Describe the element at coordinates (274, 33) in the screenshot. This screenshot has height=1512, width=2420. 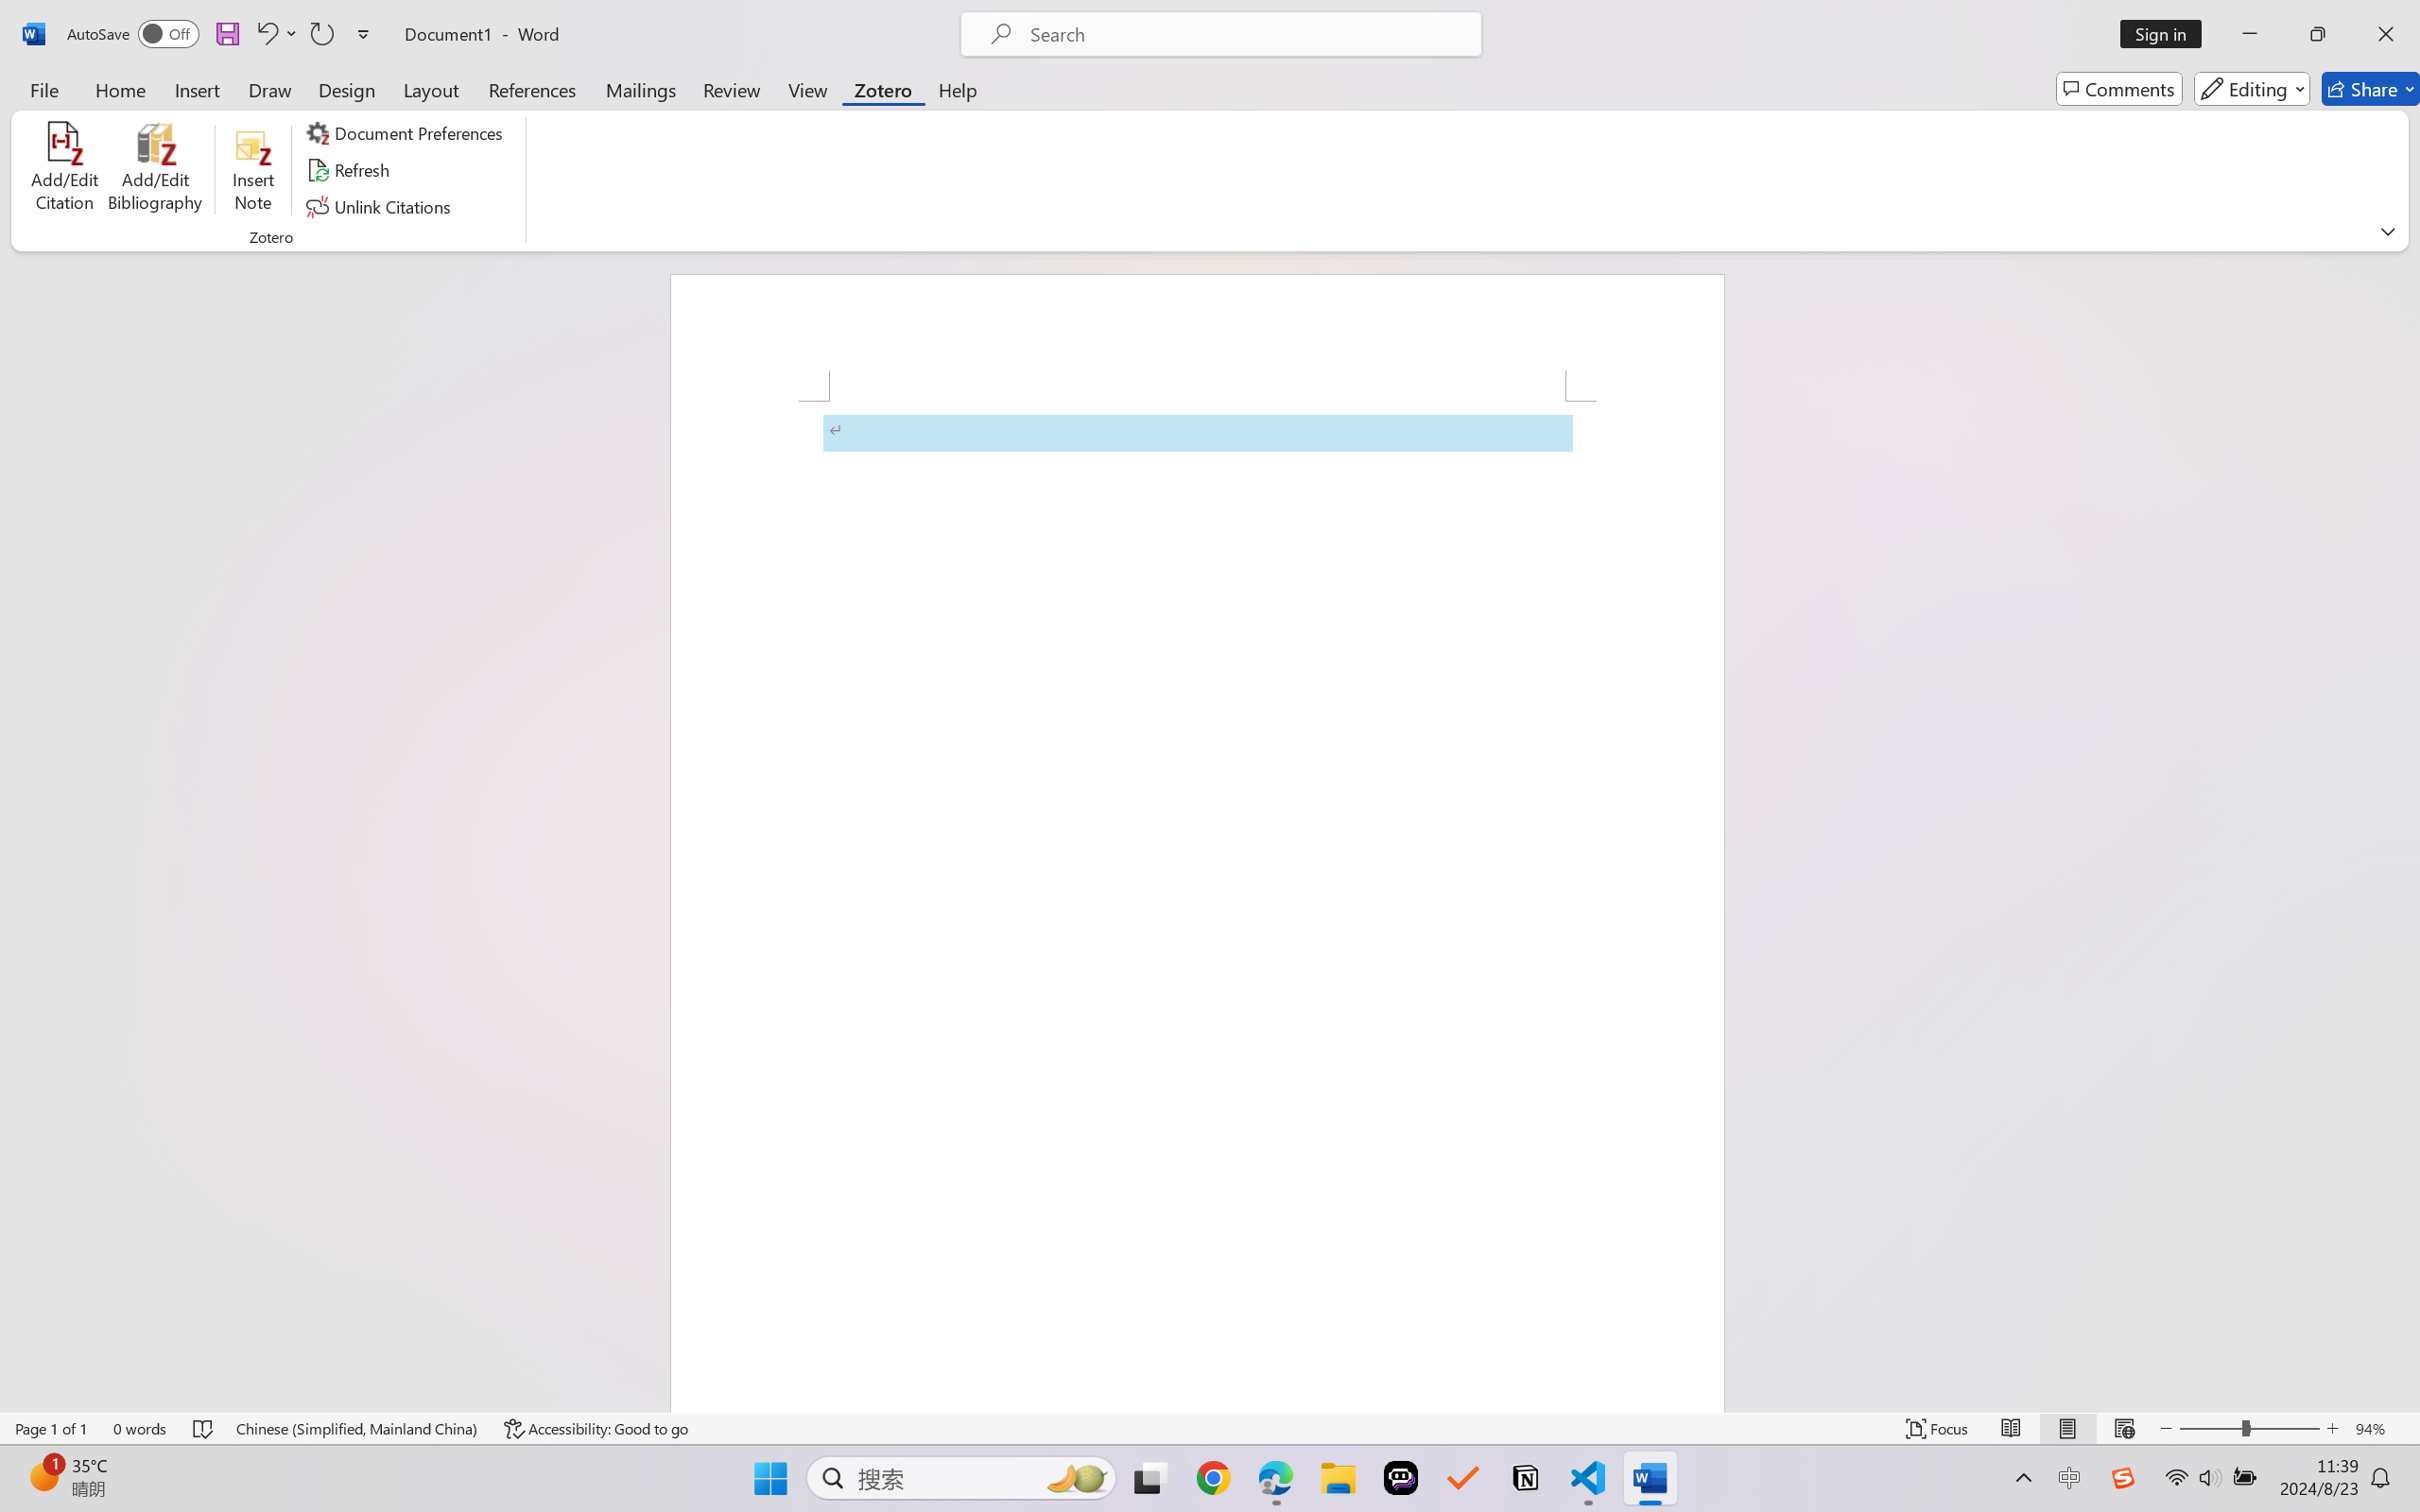
I see `'Undo Apply Quick Style'` at that location.